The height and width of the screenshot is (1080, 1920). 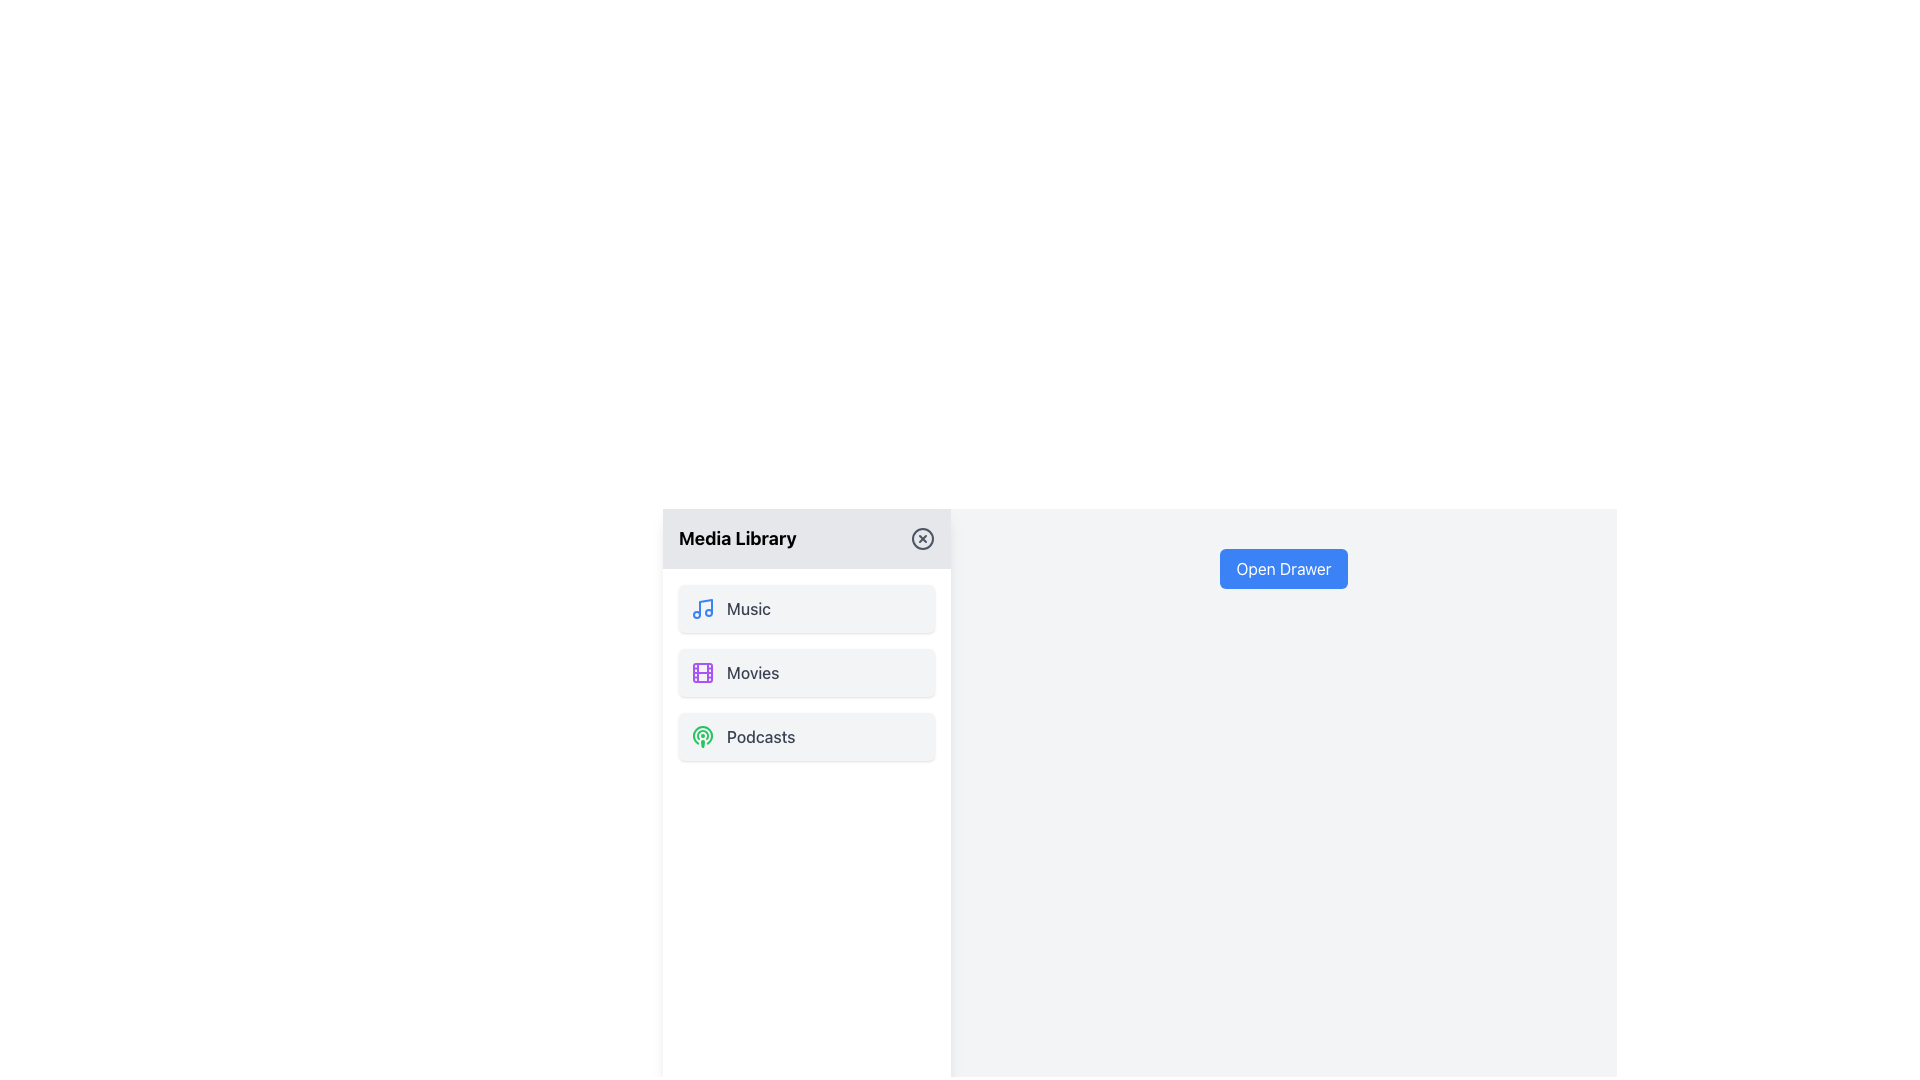 I want to click on the first List item labeled 'Music' in the 'Media Library' panel, so click(x=806, y=608).